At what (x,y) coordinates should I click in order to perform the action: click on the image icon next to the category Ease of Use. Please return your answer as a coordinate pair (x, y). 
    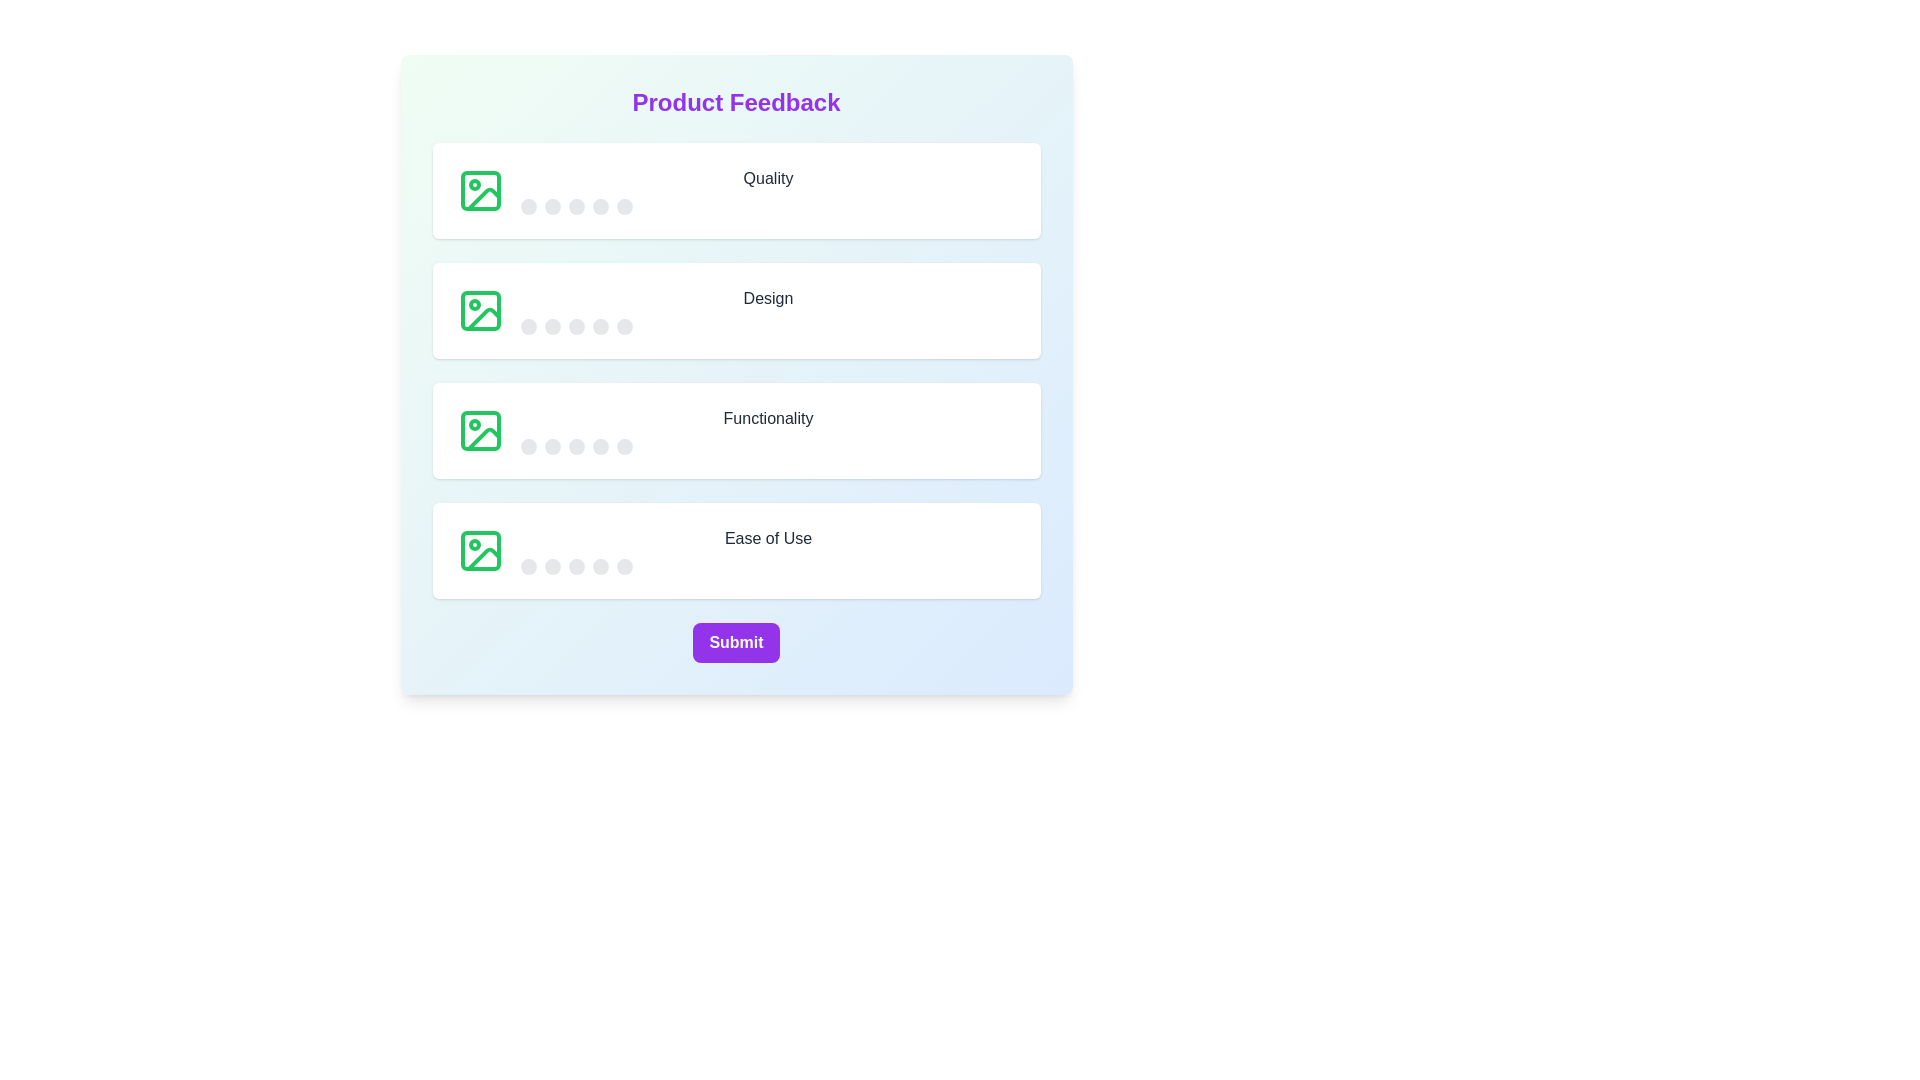
    Looking at the image, I should click on (480, 551).